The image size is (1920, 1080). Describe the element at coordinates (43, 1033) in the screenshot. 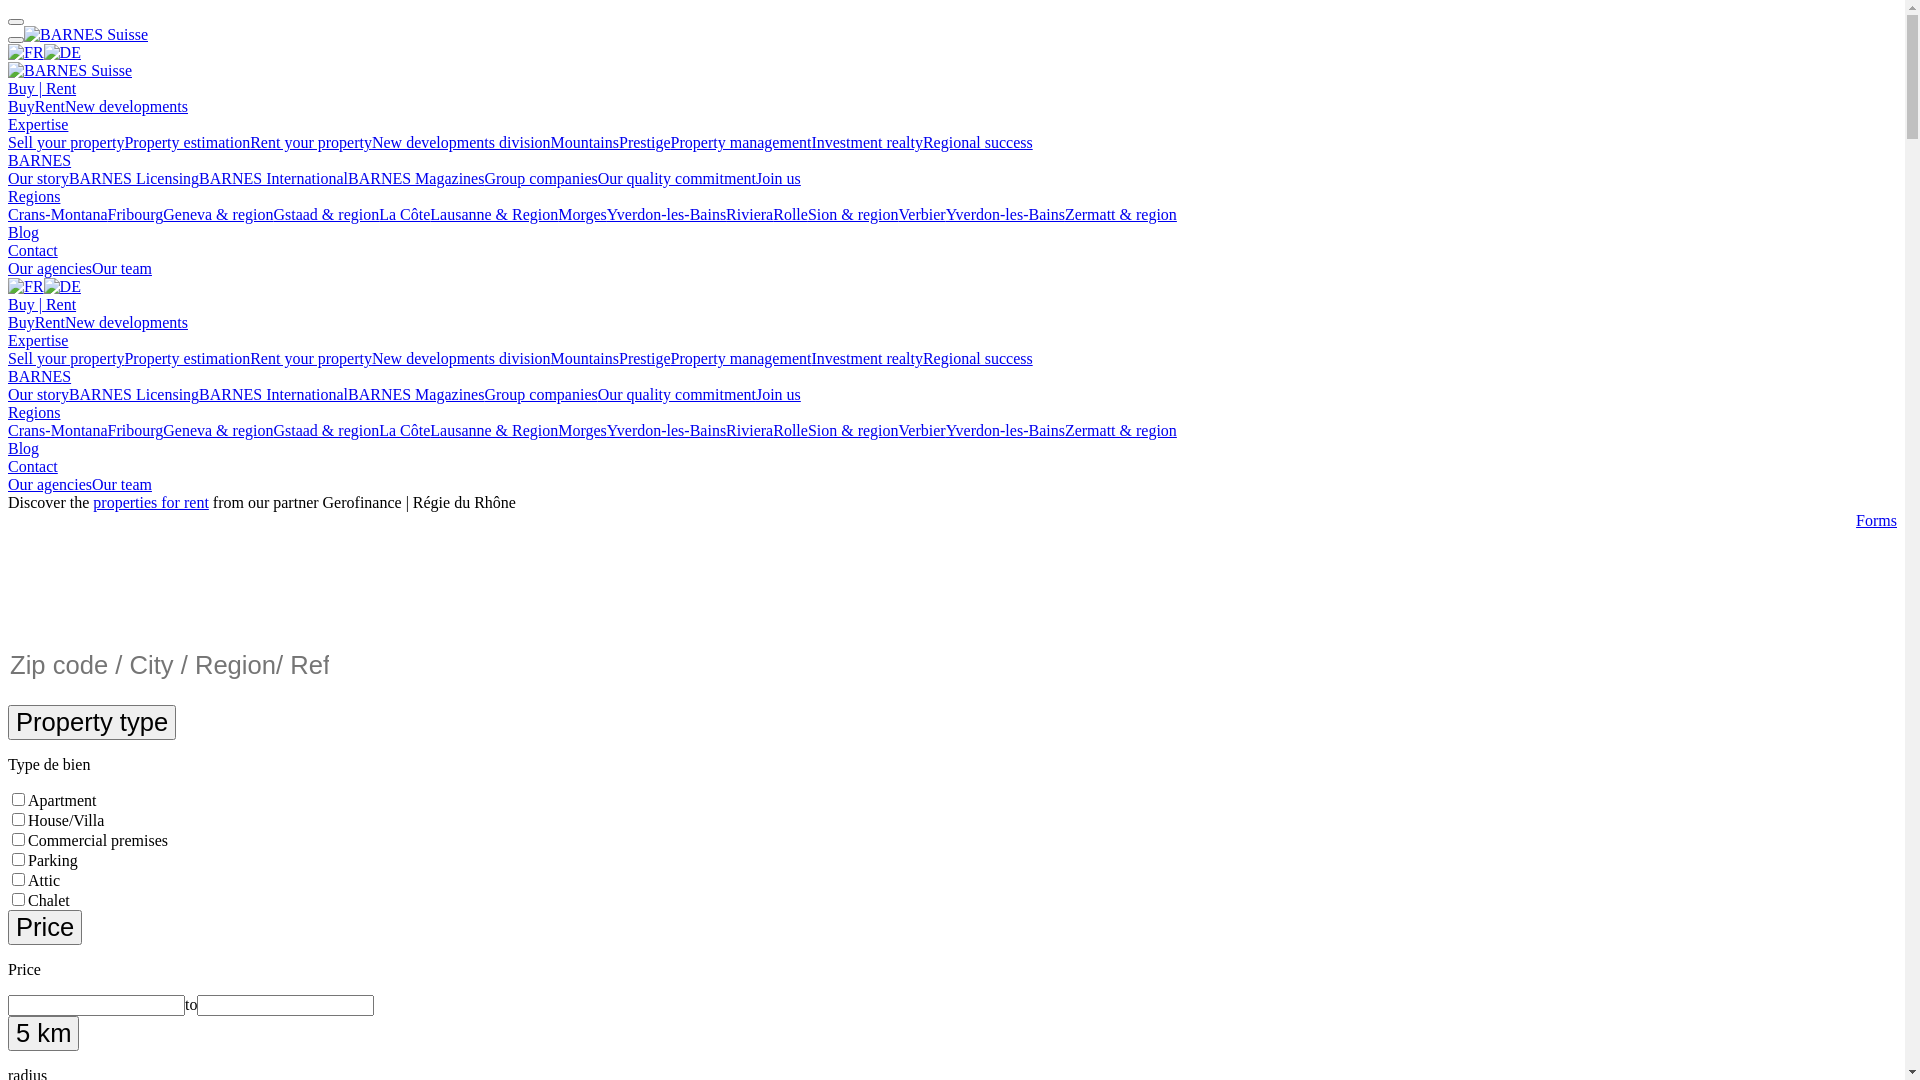

I see `'5 km'` at that location.